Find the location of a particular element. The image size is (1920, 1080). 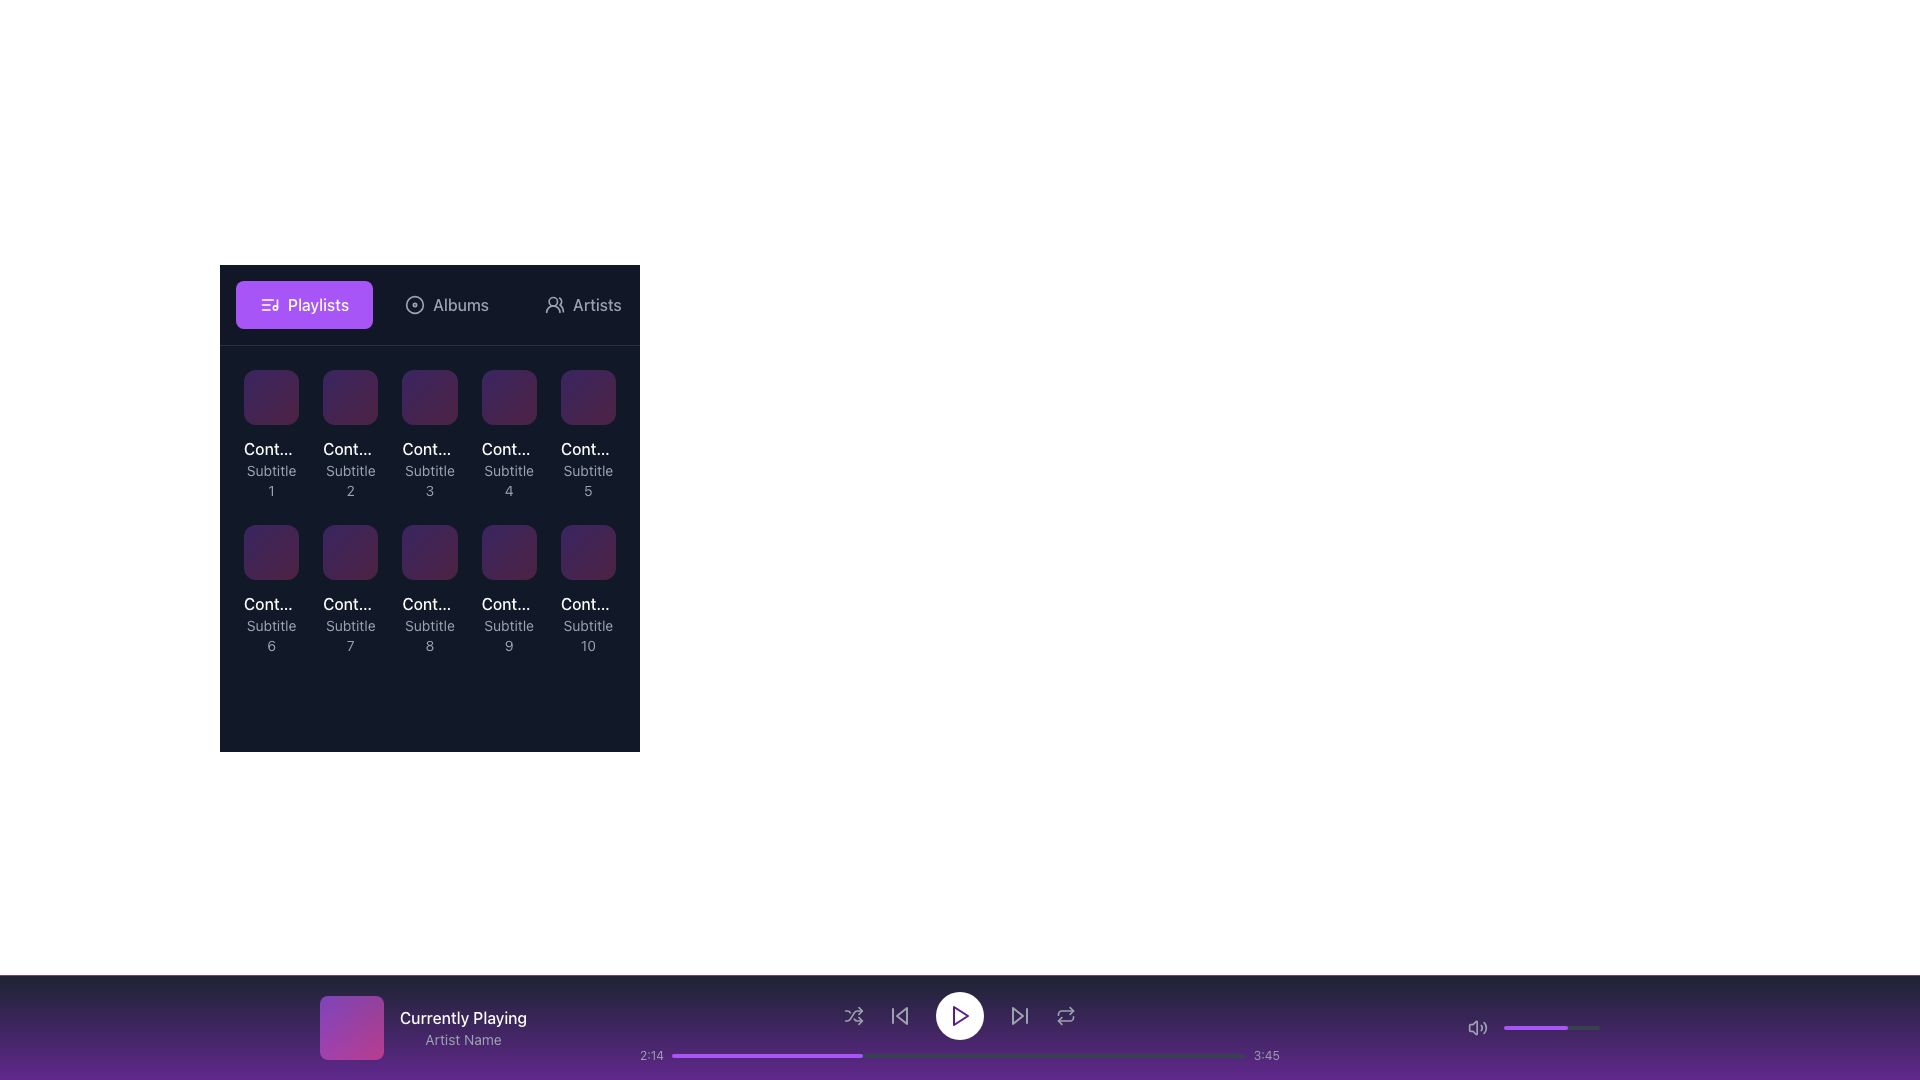

the loudspeaker icon button located in the bottom right corner of the interface to mute or unmute audio is located at coordinates (1478, 1028).